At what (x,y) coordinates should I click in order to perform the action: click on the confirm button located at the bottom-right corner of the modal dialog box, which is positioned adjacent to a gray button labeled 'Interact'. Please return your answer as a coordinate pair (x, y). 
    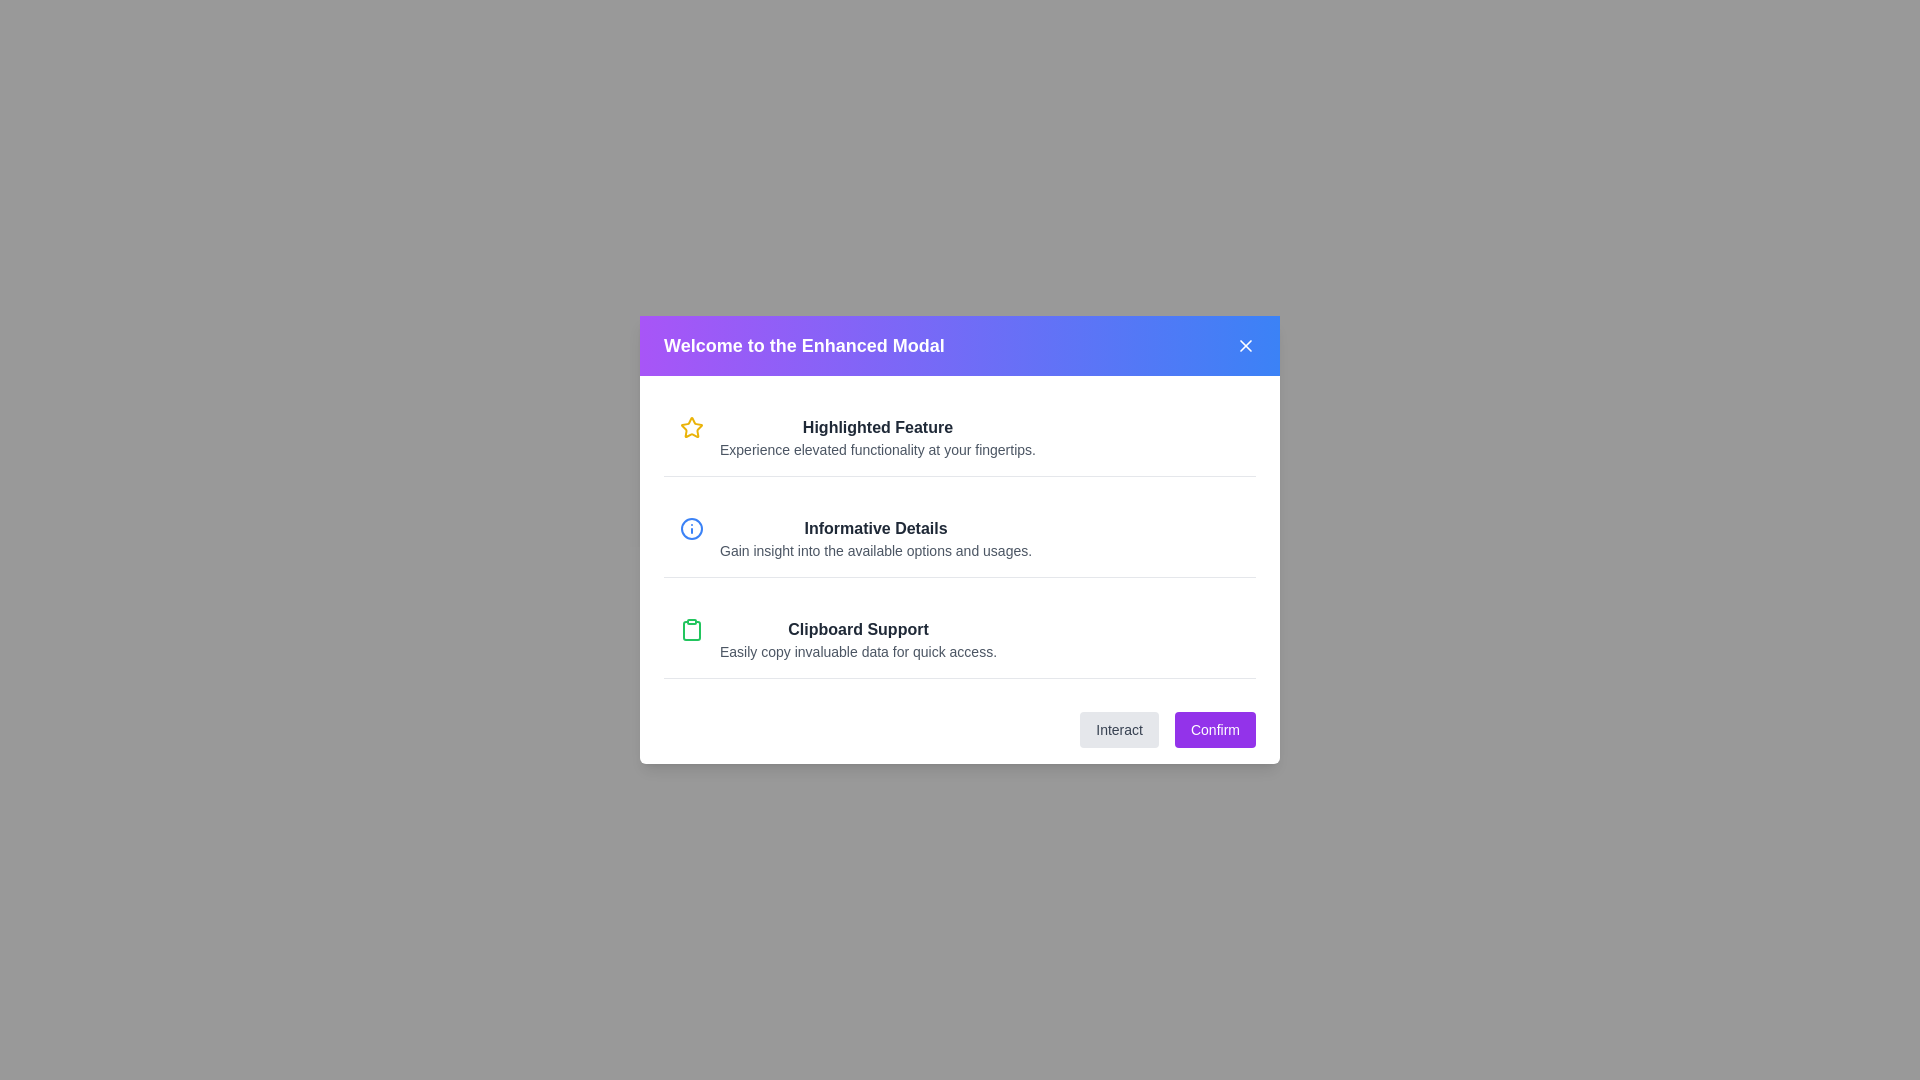
    Looking at the image, I should click on (1214, 729).